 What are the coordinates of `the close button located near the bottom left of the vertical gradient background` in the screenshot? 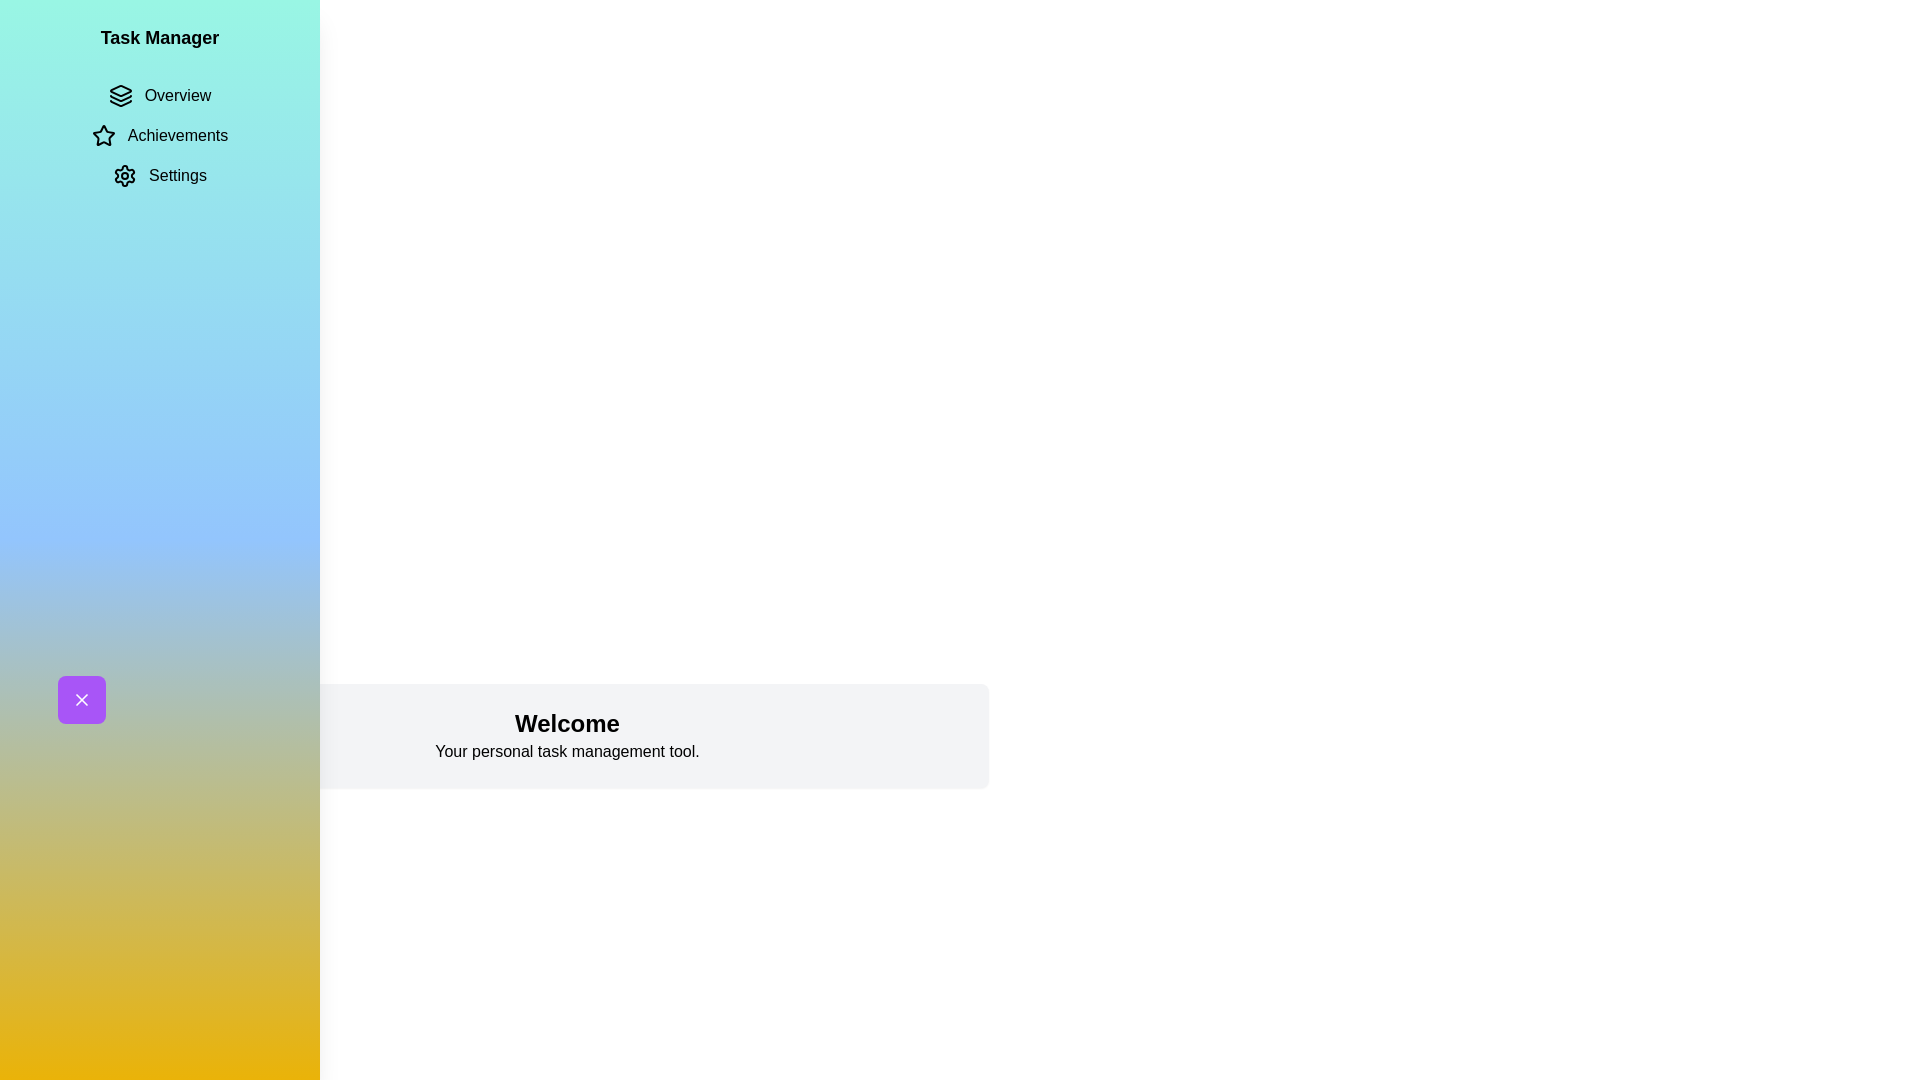 It's located at (80, 698).